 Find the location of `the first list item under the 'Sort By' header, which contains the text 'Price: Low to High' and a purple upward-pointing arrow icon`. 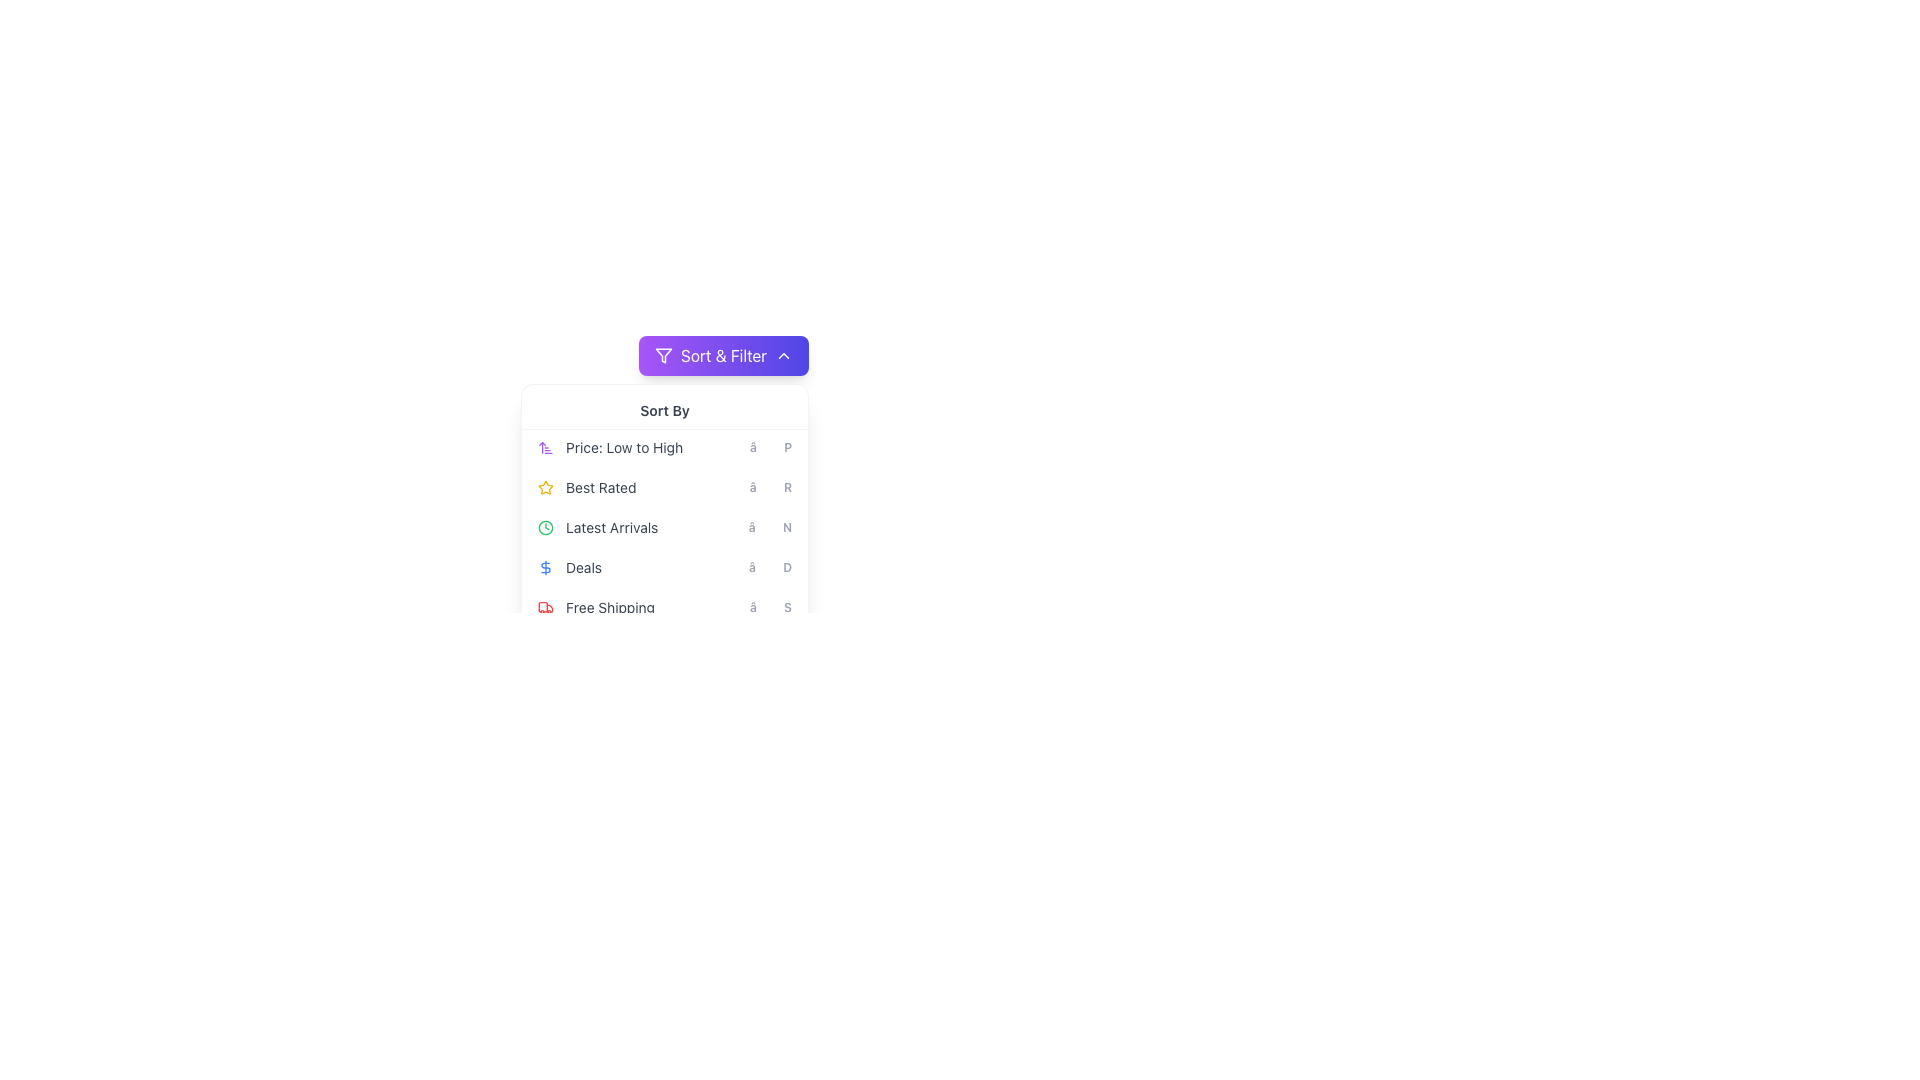

the first list item under the 'Sort By' header, which contains the text 'Price: Low to High' and a purple upward-pointing arrow icon is located at coordinates (665, 446).